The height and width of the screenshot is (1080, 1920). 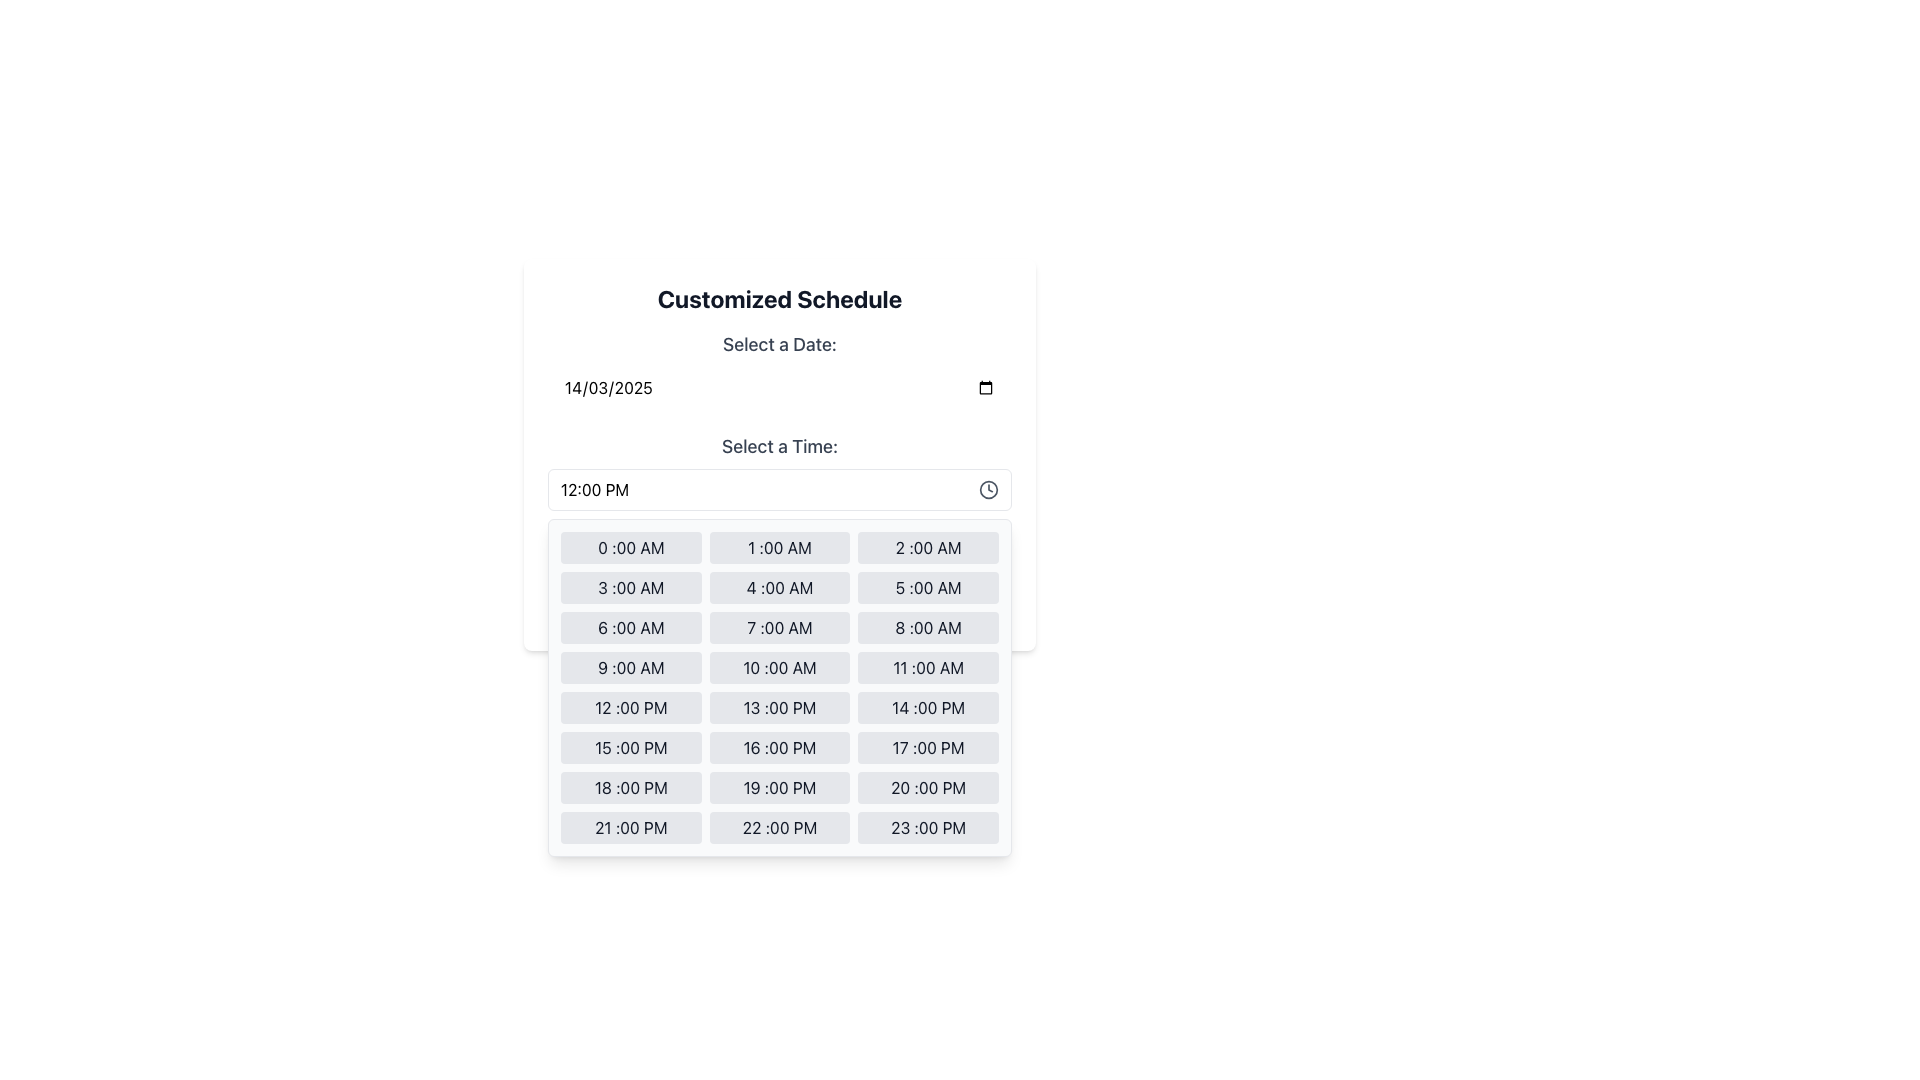 What do you see at coordinates (927, 547) in the screenshot?
I see `the rectangular button with rounded edges displaying '2 :00 AM' to observe its hover response` at bounding box center [927, 547].